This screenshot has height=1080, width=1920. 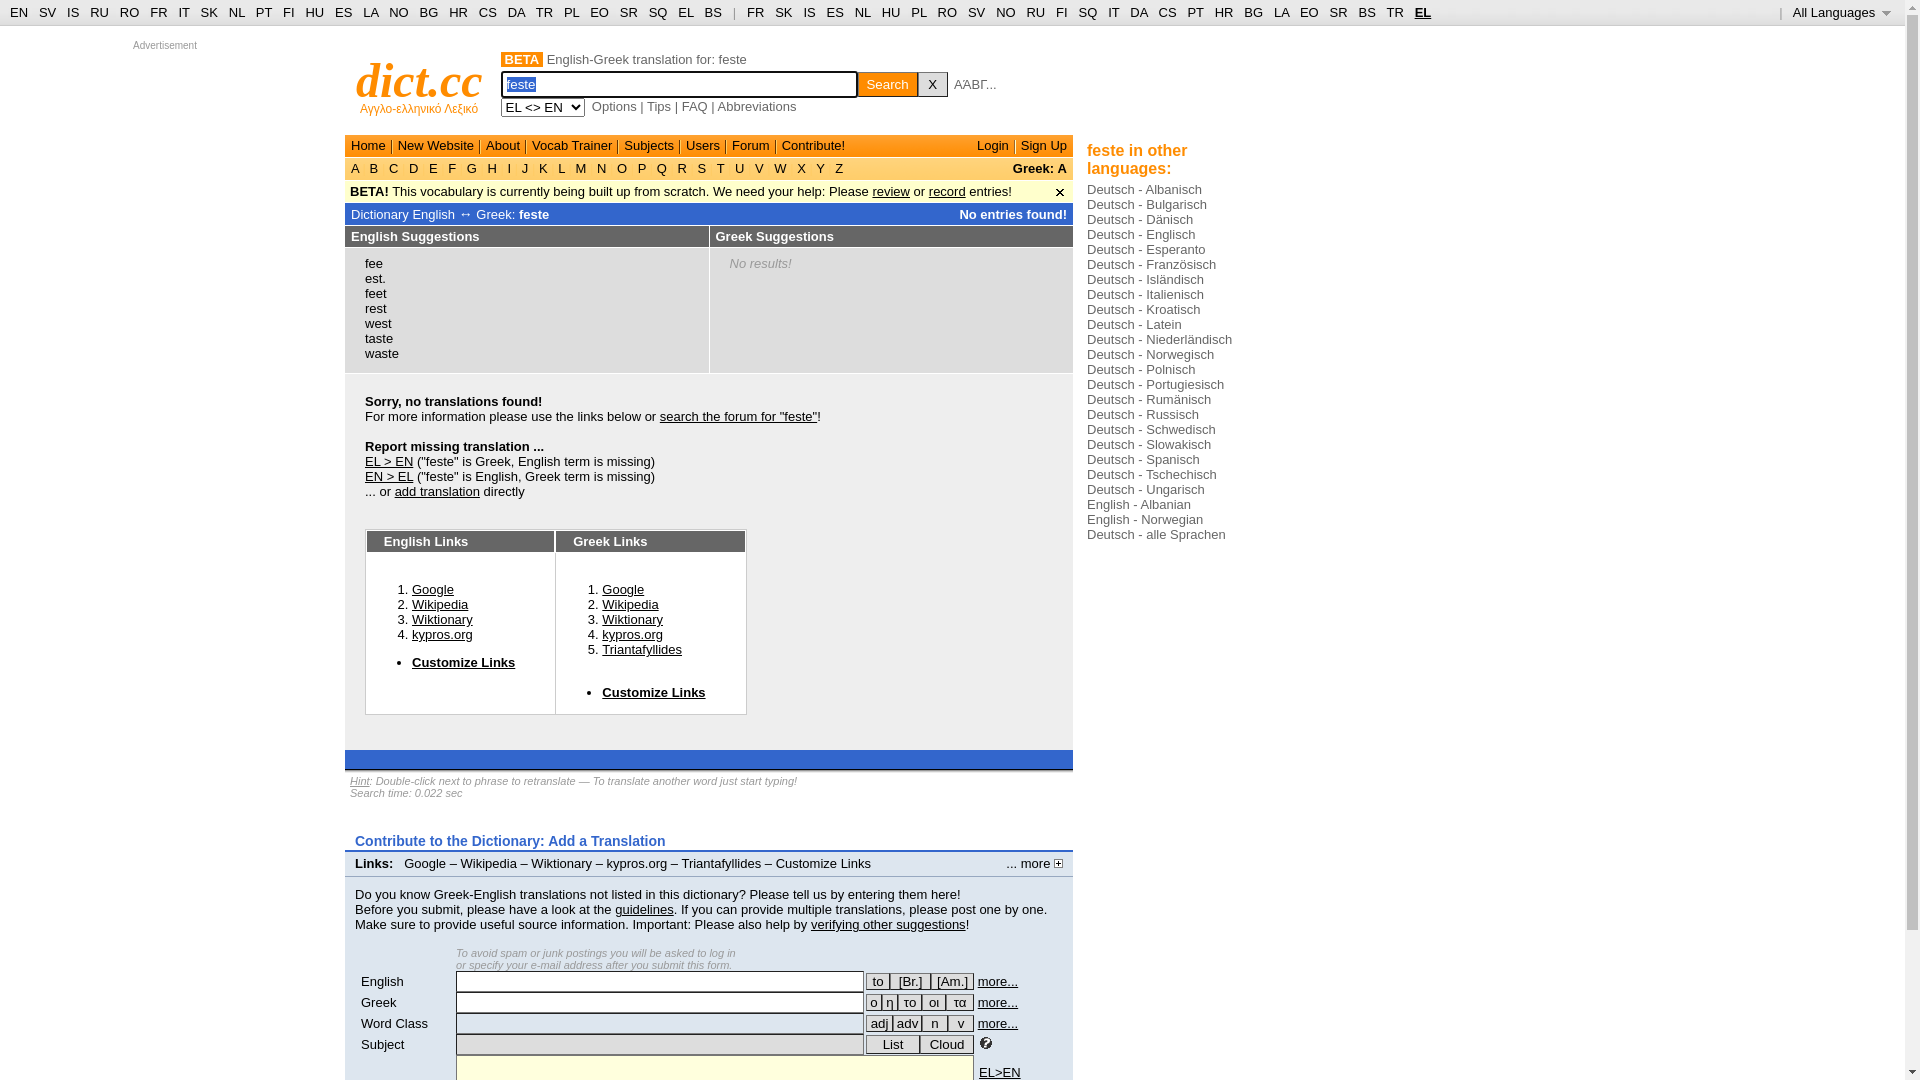 I want to click on 'R', so click(x=673, y=167).